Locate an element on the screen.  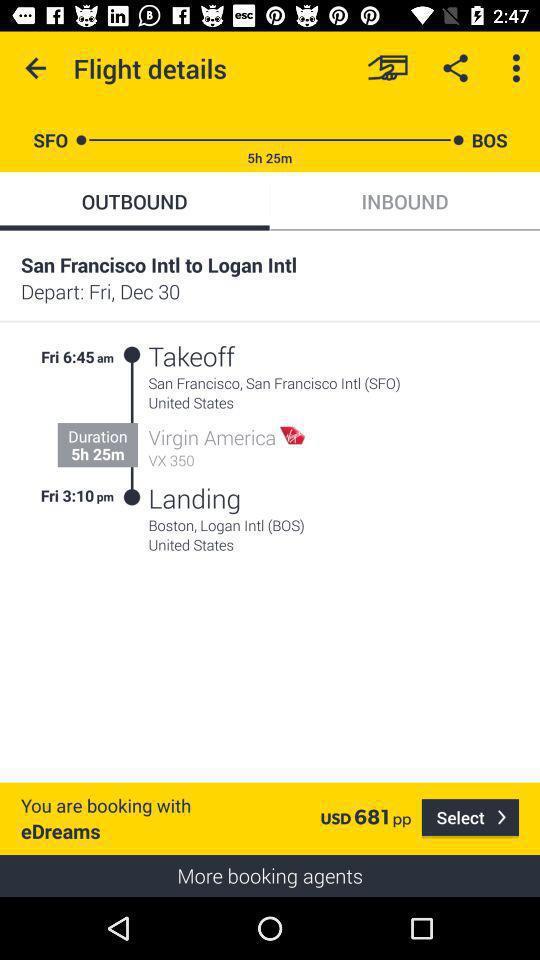
the icon above duration icon is located at coordinates (106, 354).